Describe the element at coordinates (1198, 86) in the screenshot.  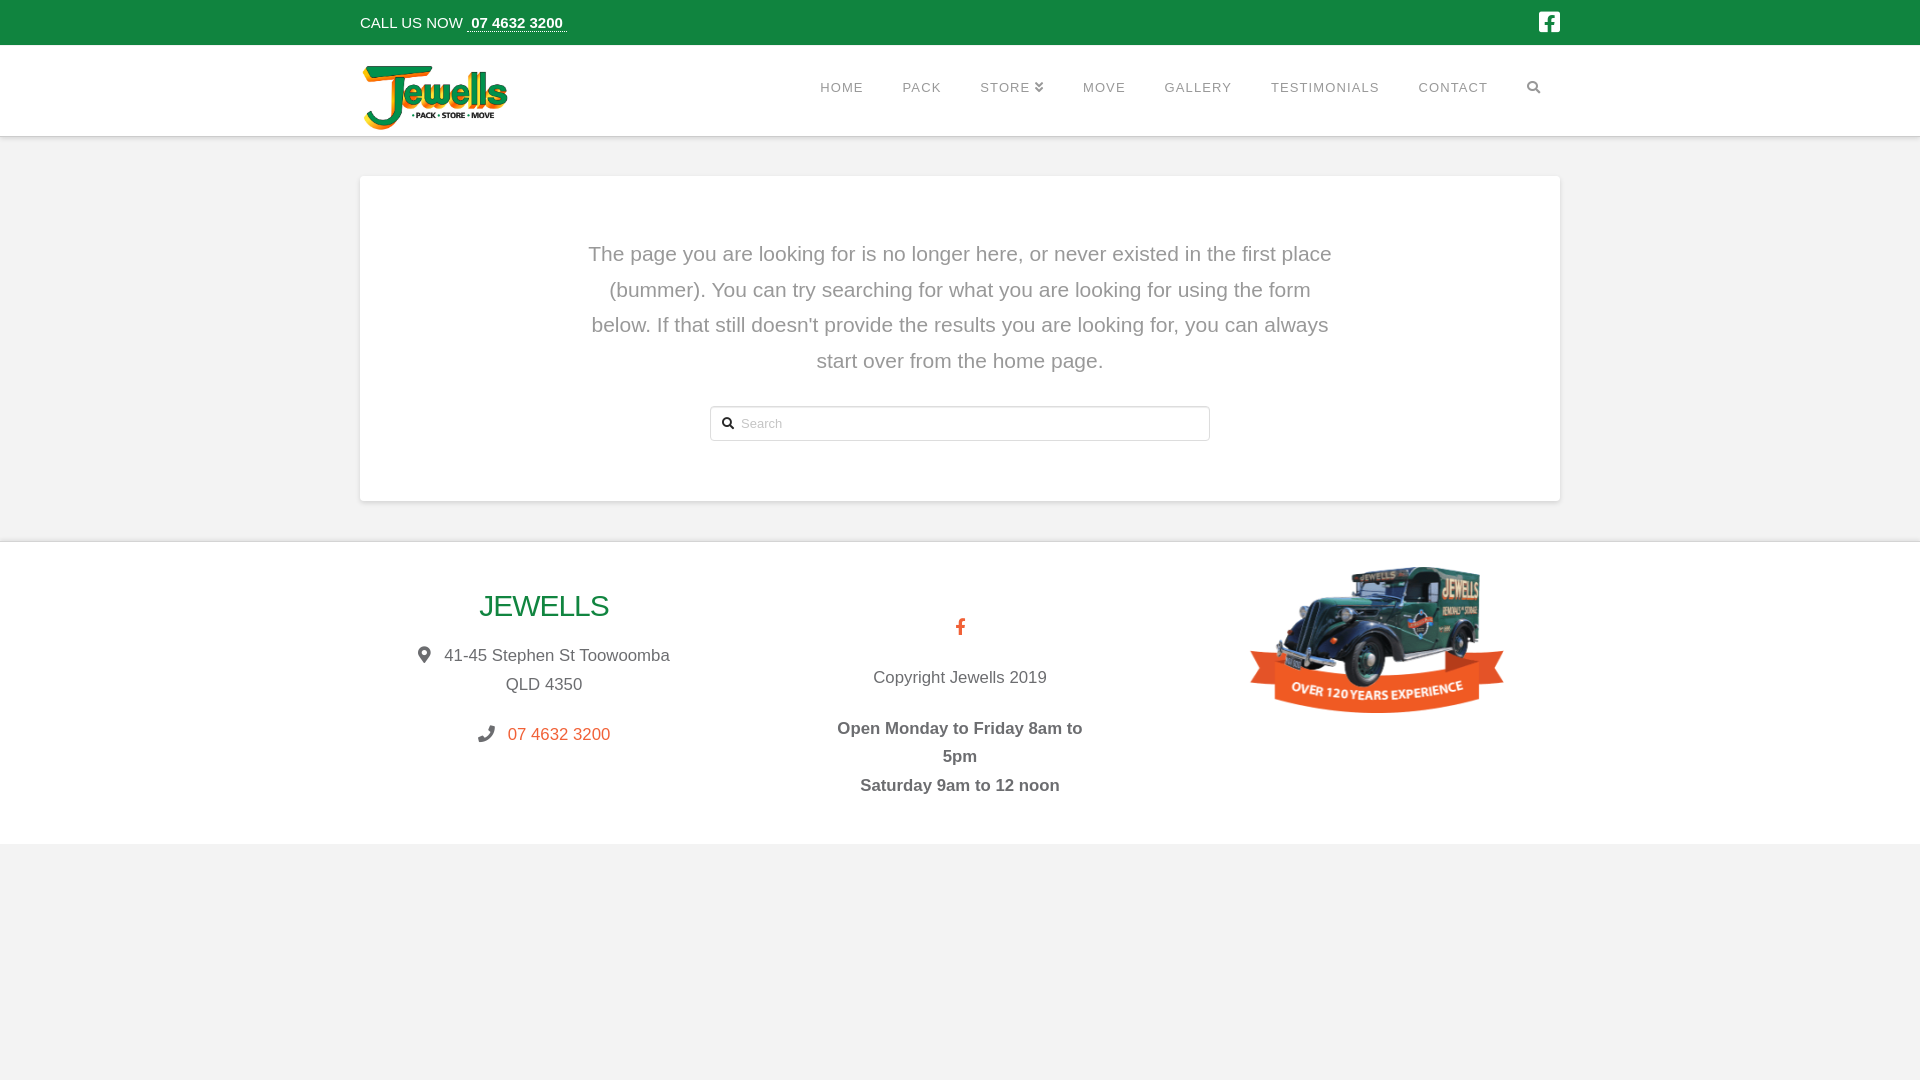
I see `'GALLERY'` at that location.